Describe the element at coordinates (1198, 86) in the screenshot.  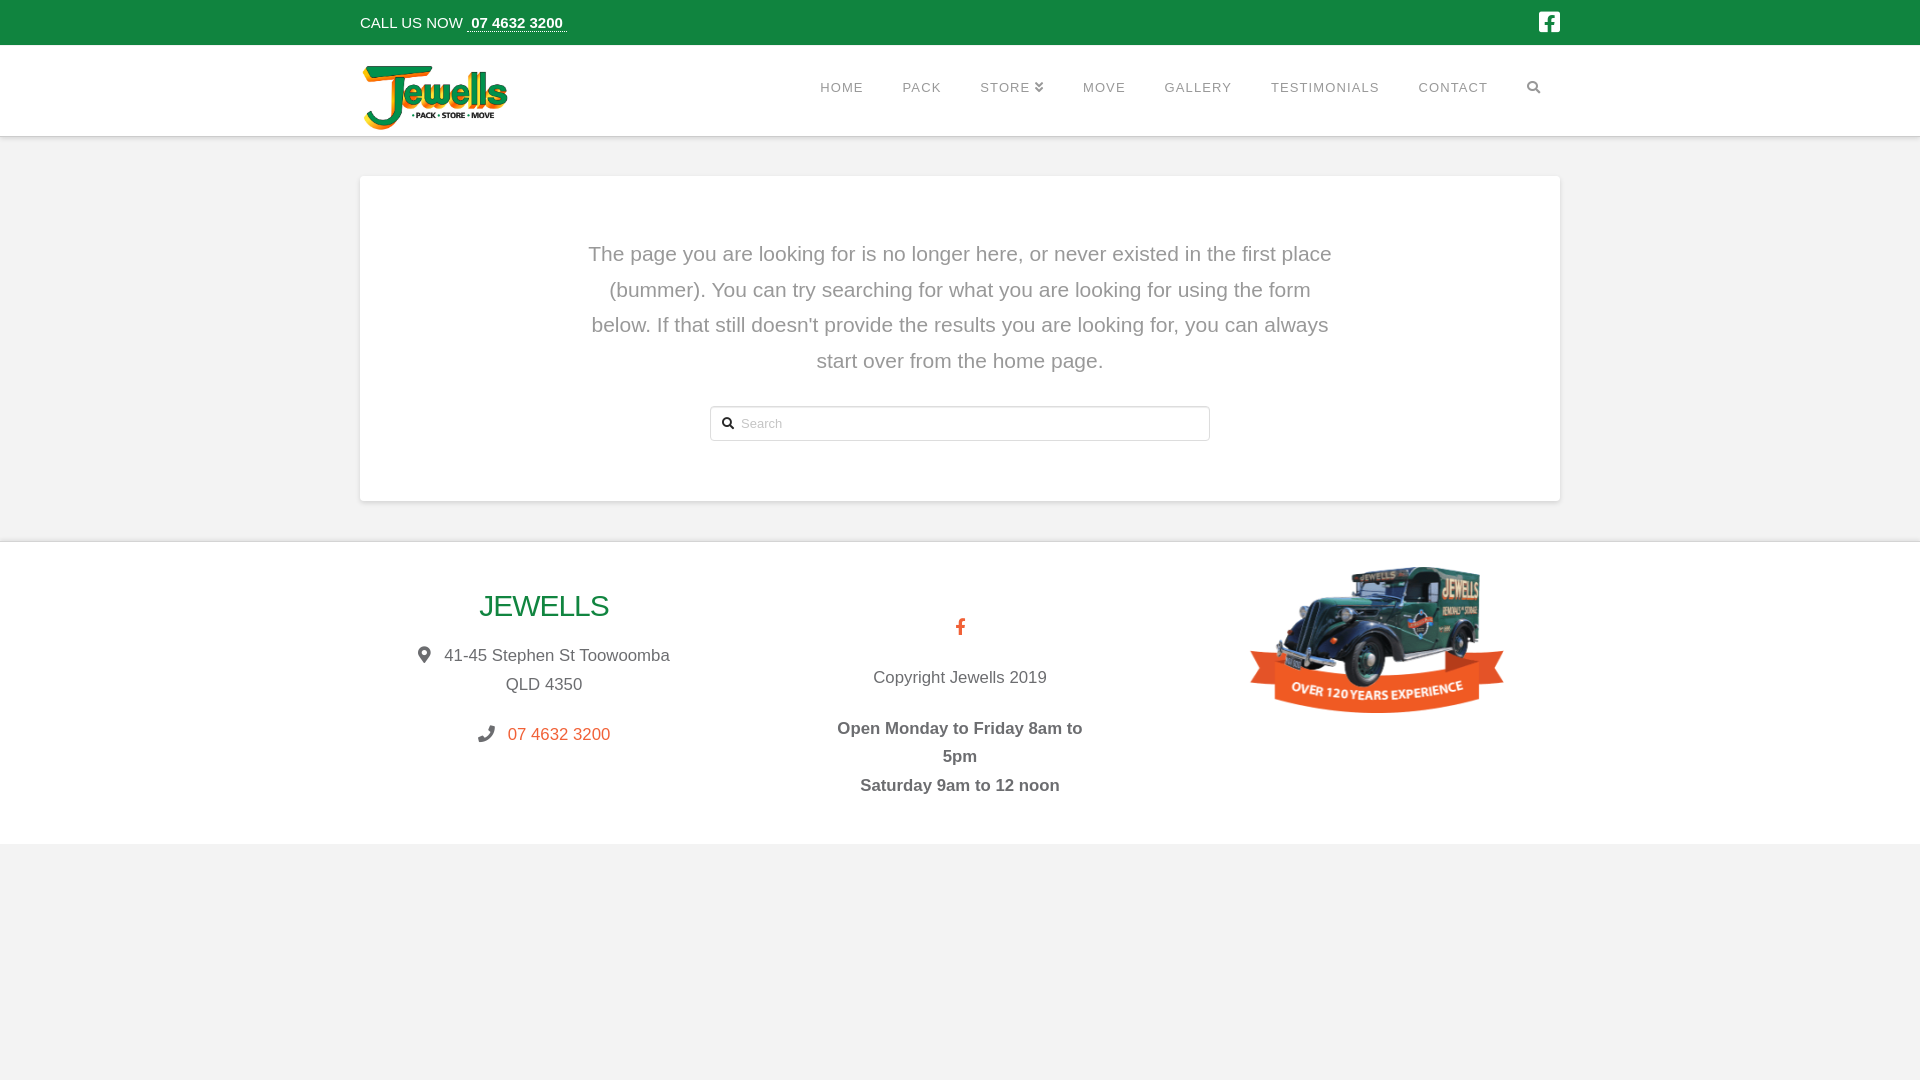
I see `'GALLERY'` at that location.